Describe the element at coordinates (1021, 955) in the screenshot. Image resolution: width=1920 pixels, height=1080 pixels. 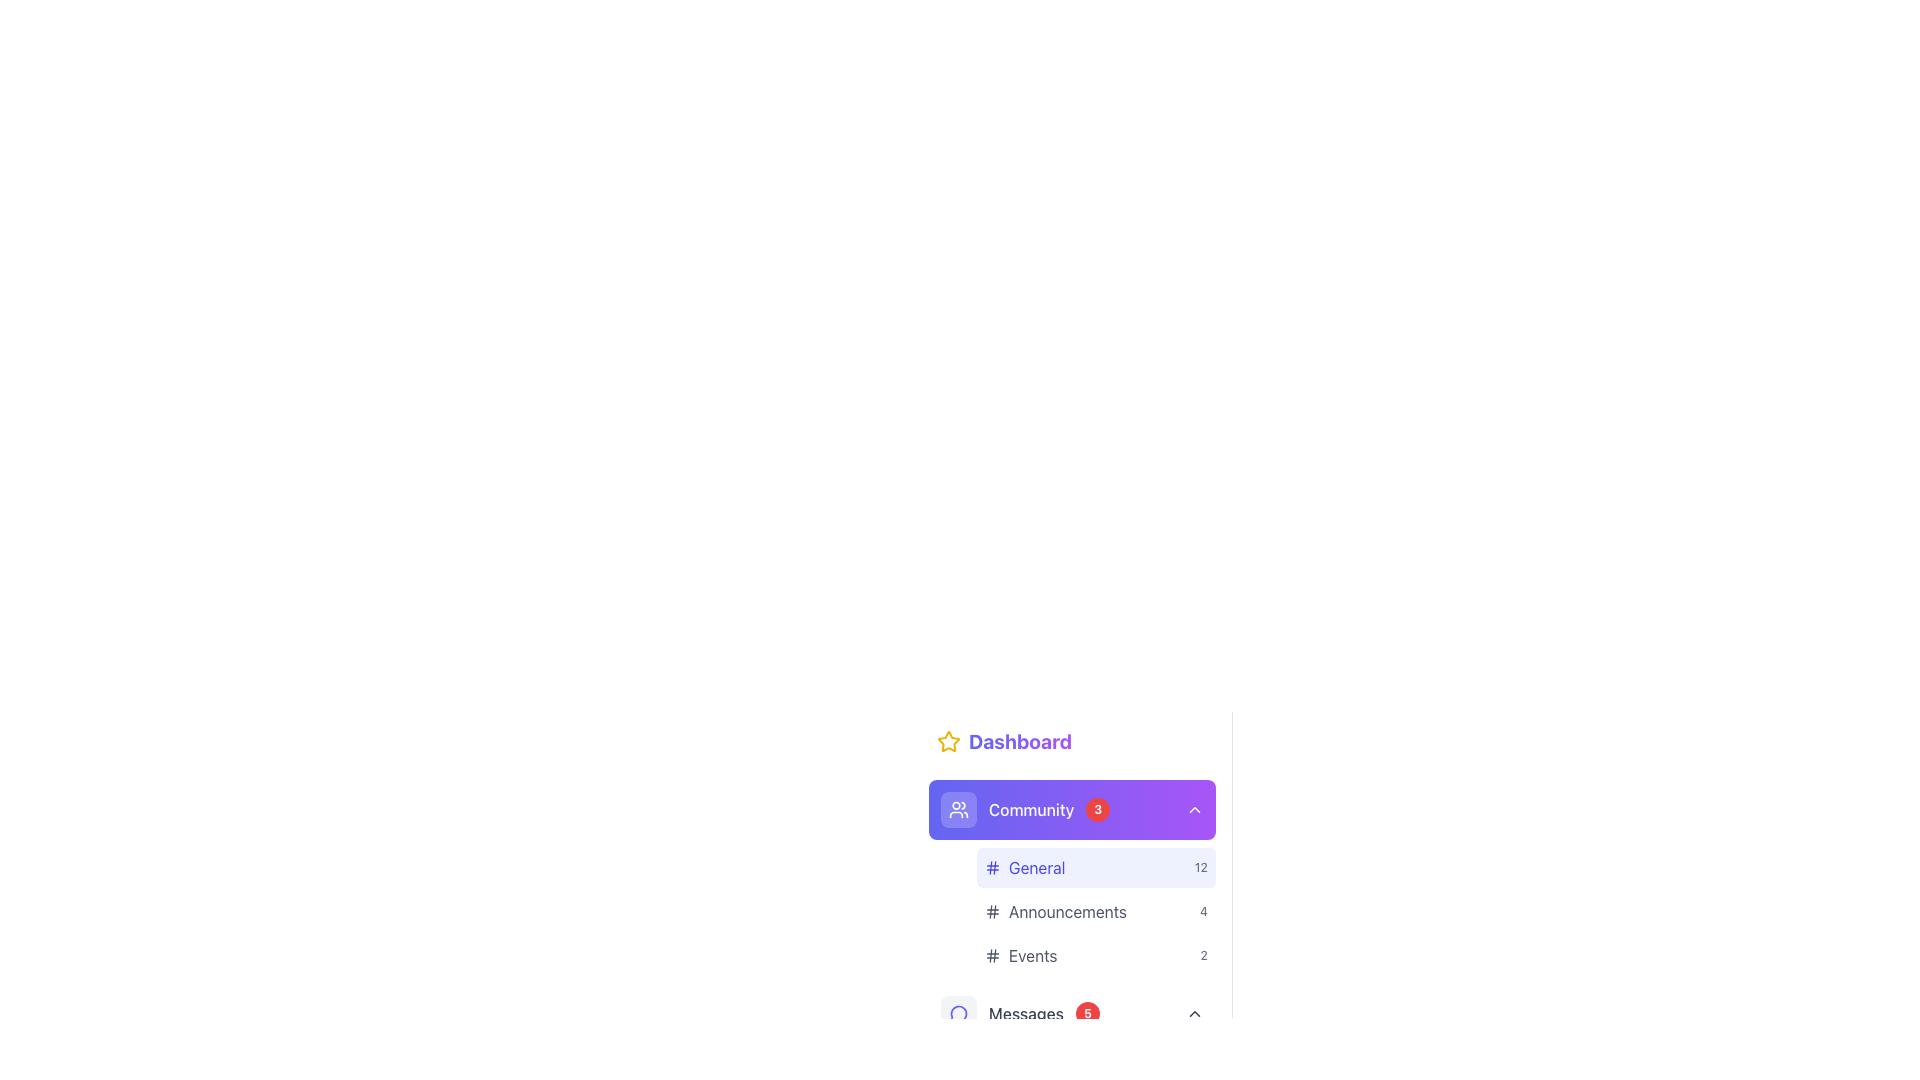
I see `the 'Events' text label with an accompanying icon` at that location.